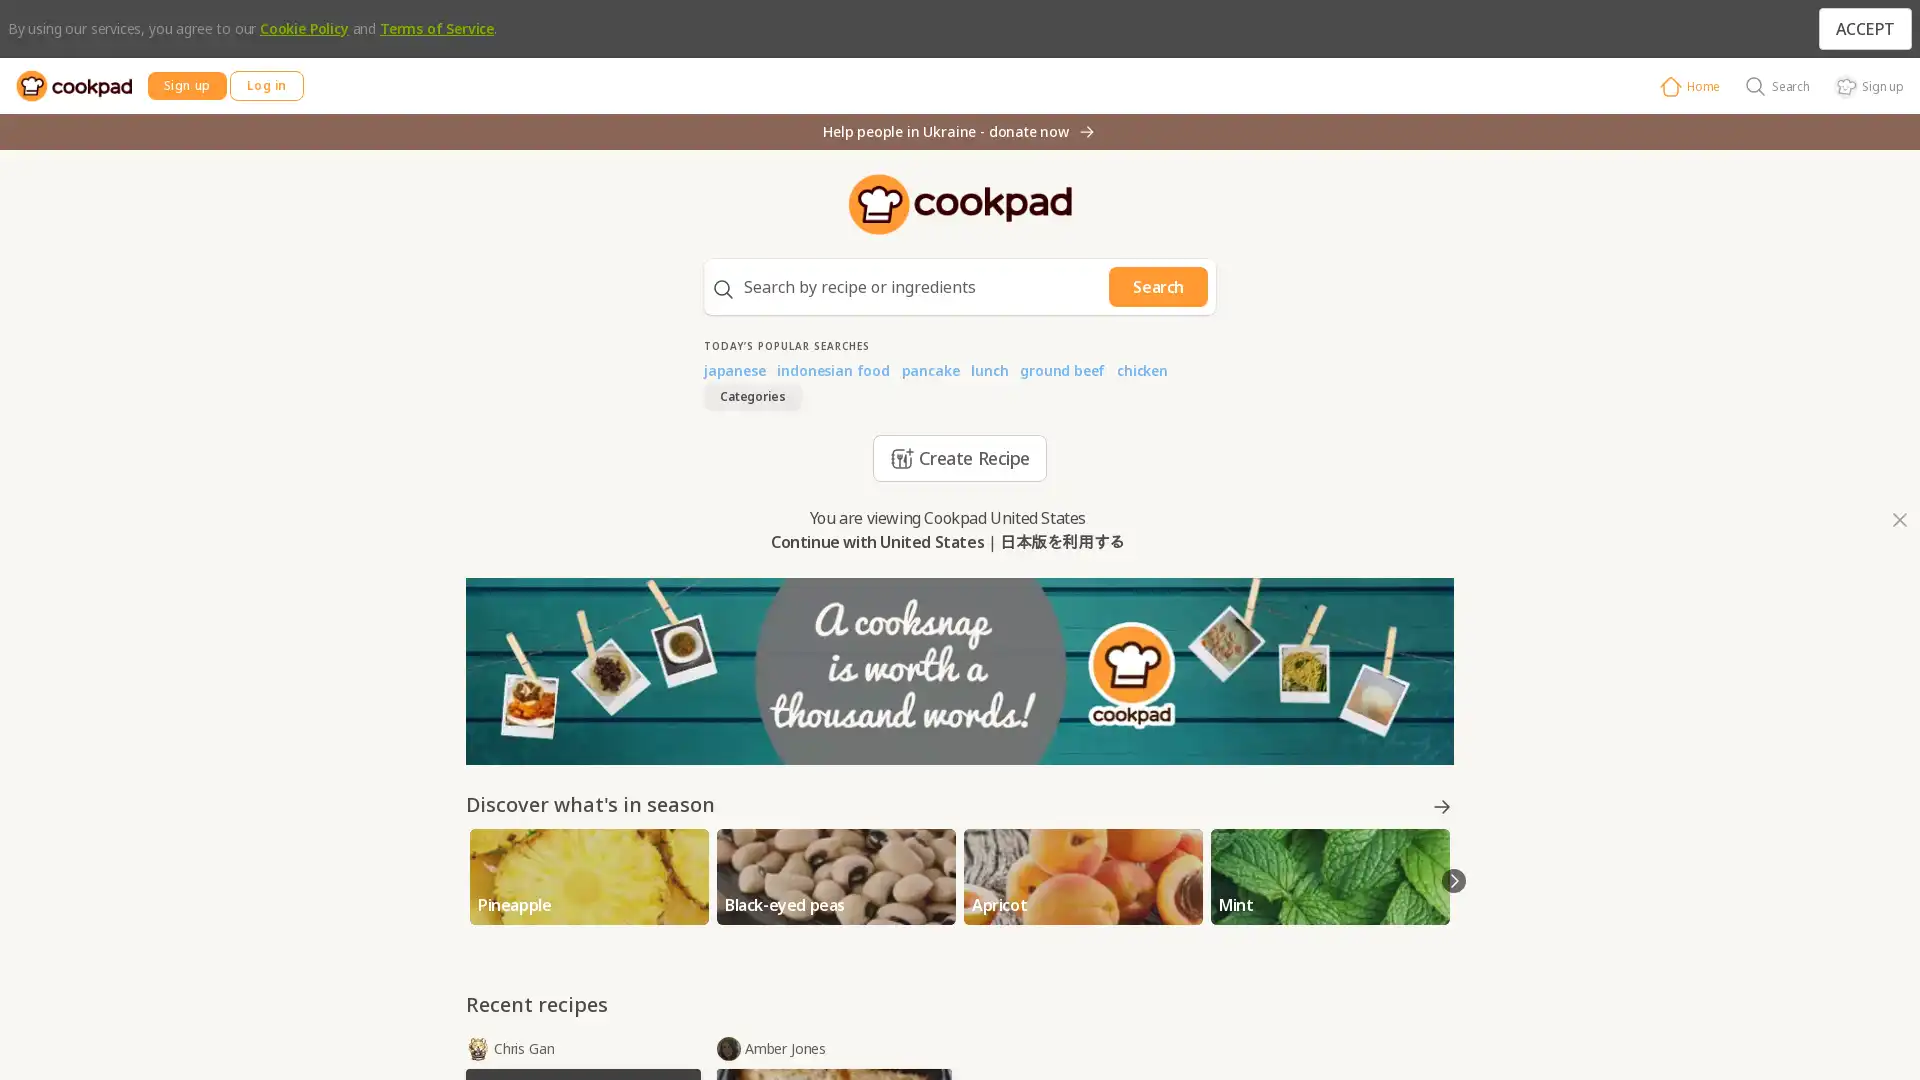 This screenshot has height=1080, width=1920. What do you see at coordinates (950, 920) in the screenshot?
I see `Slide 1` at bounding box center [950, 920].